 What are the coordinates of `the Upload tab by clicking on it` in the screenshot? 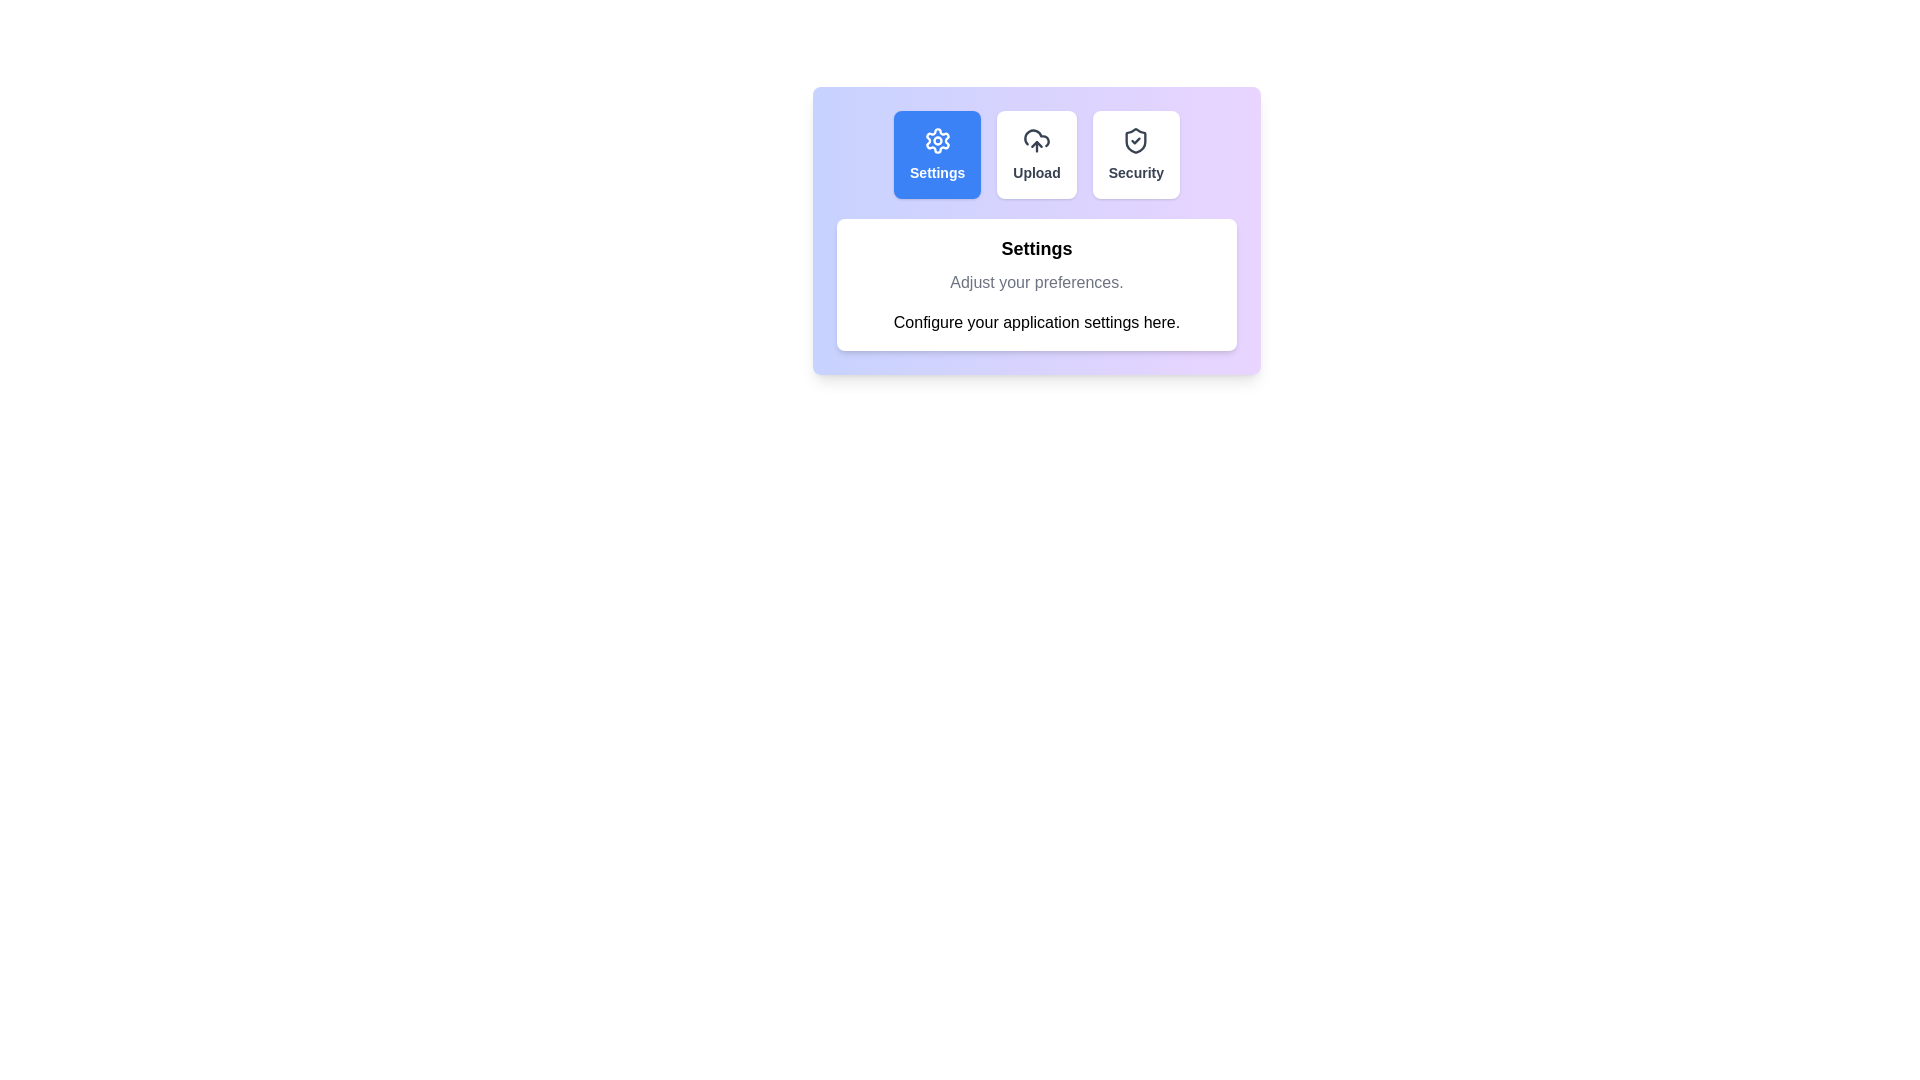 It's located at (1036, 153).